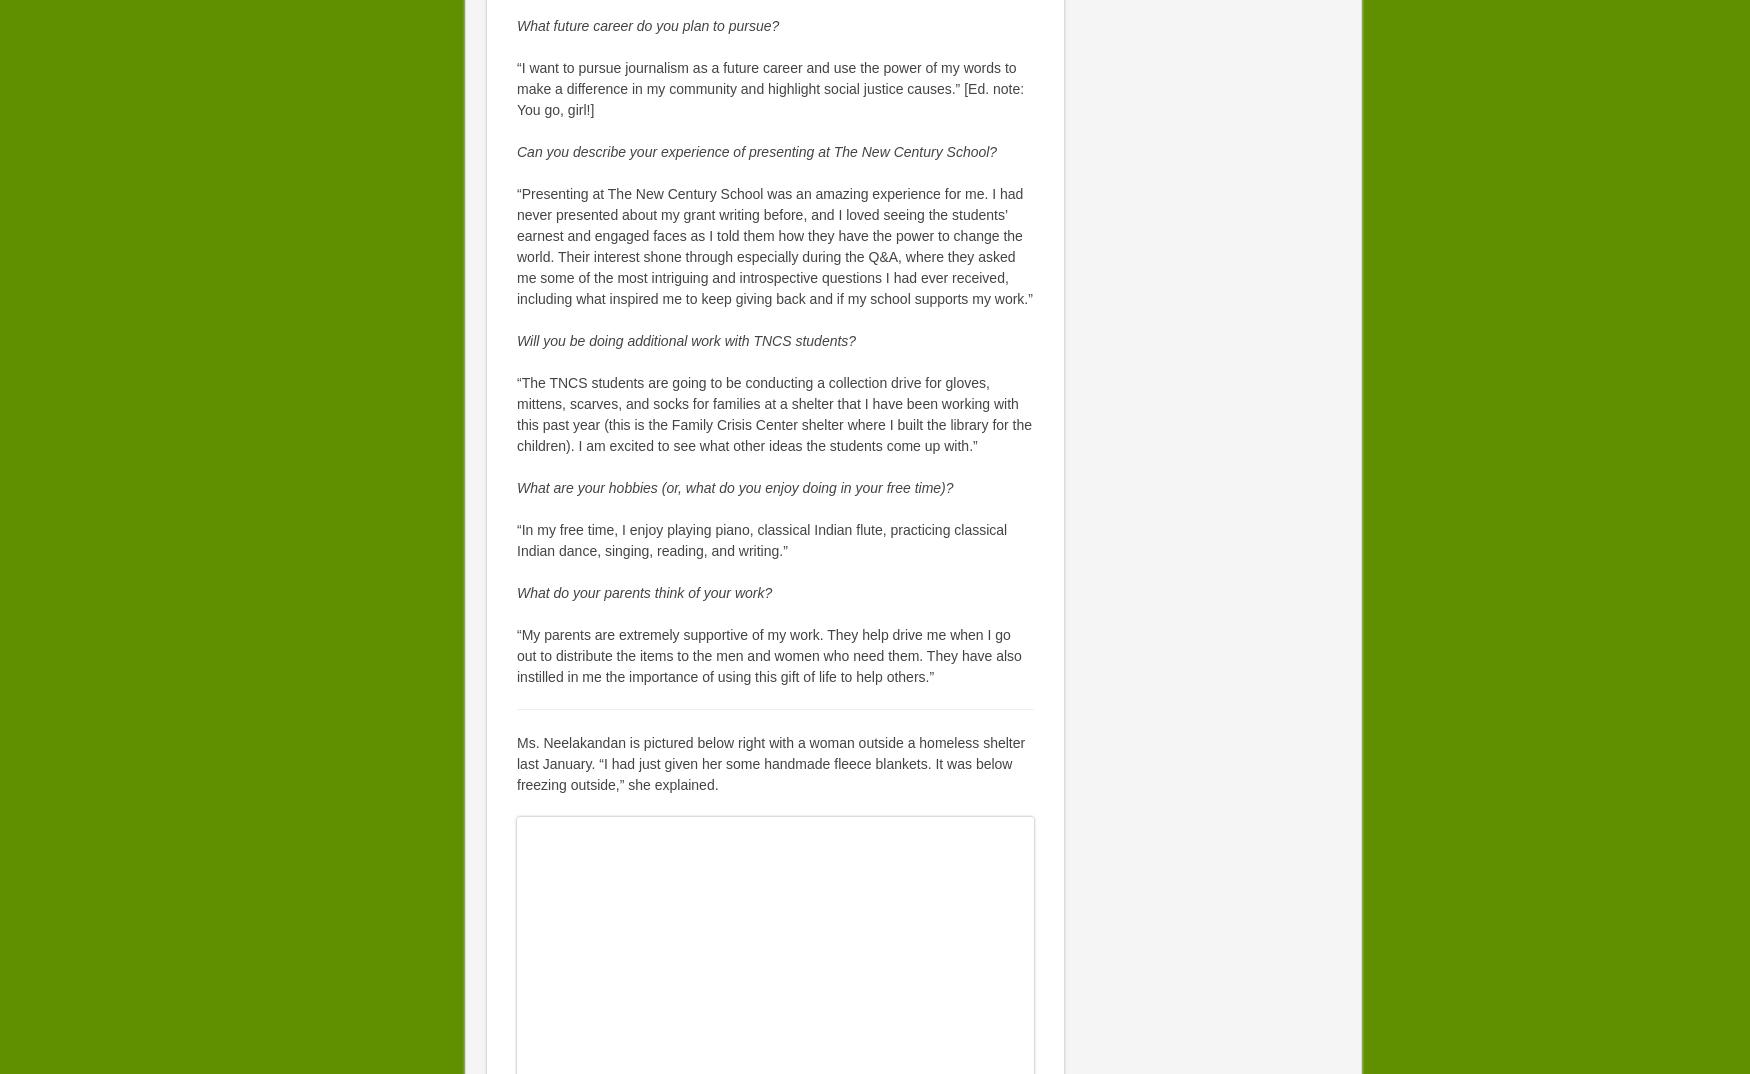 The image size is (1750, 1074). I want to click on '“Presenting at The New Century School was an amazing experience for me. I had never presented about my grant writing before, and I loved seeing the students’ earnest and engaged faces as I told them how they have the power to change the world. Their interest shone through especially during the Q&A, where they asked me some of the most intriguing and introspective questions I had ever received, including what inspired me to keep giving back and if my school supports my work.”', so click(515, 245).